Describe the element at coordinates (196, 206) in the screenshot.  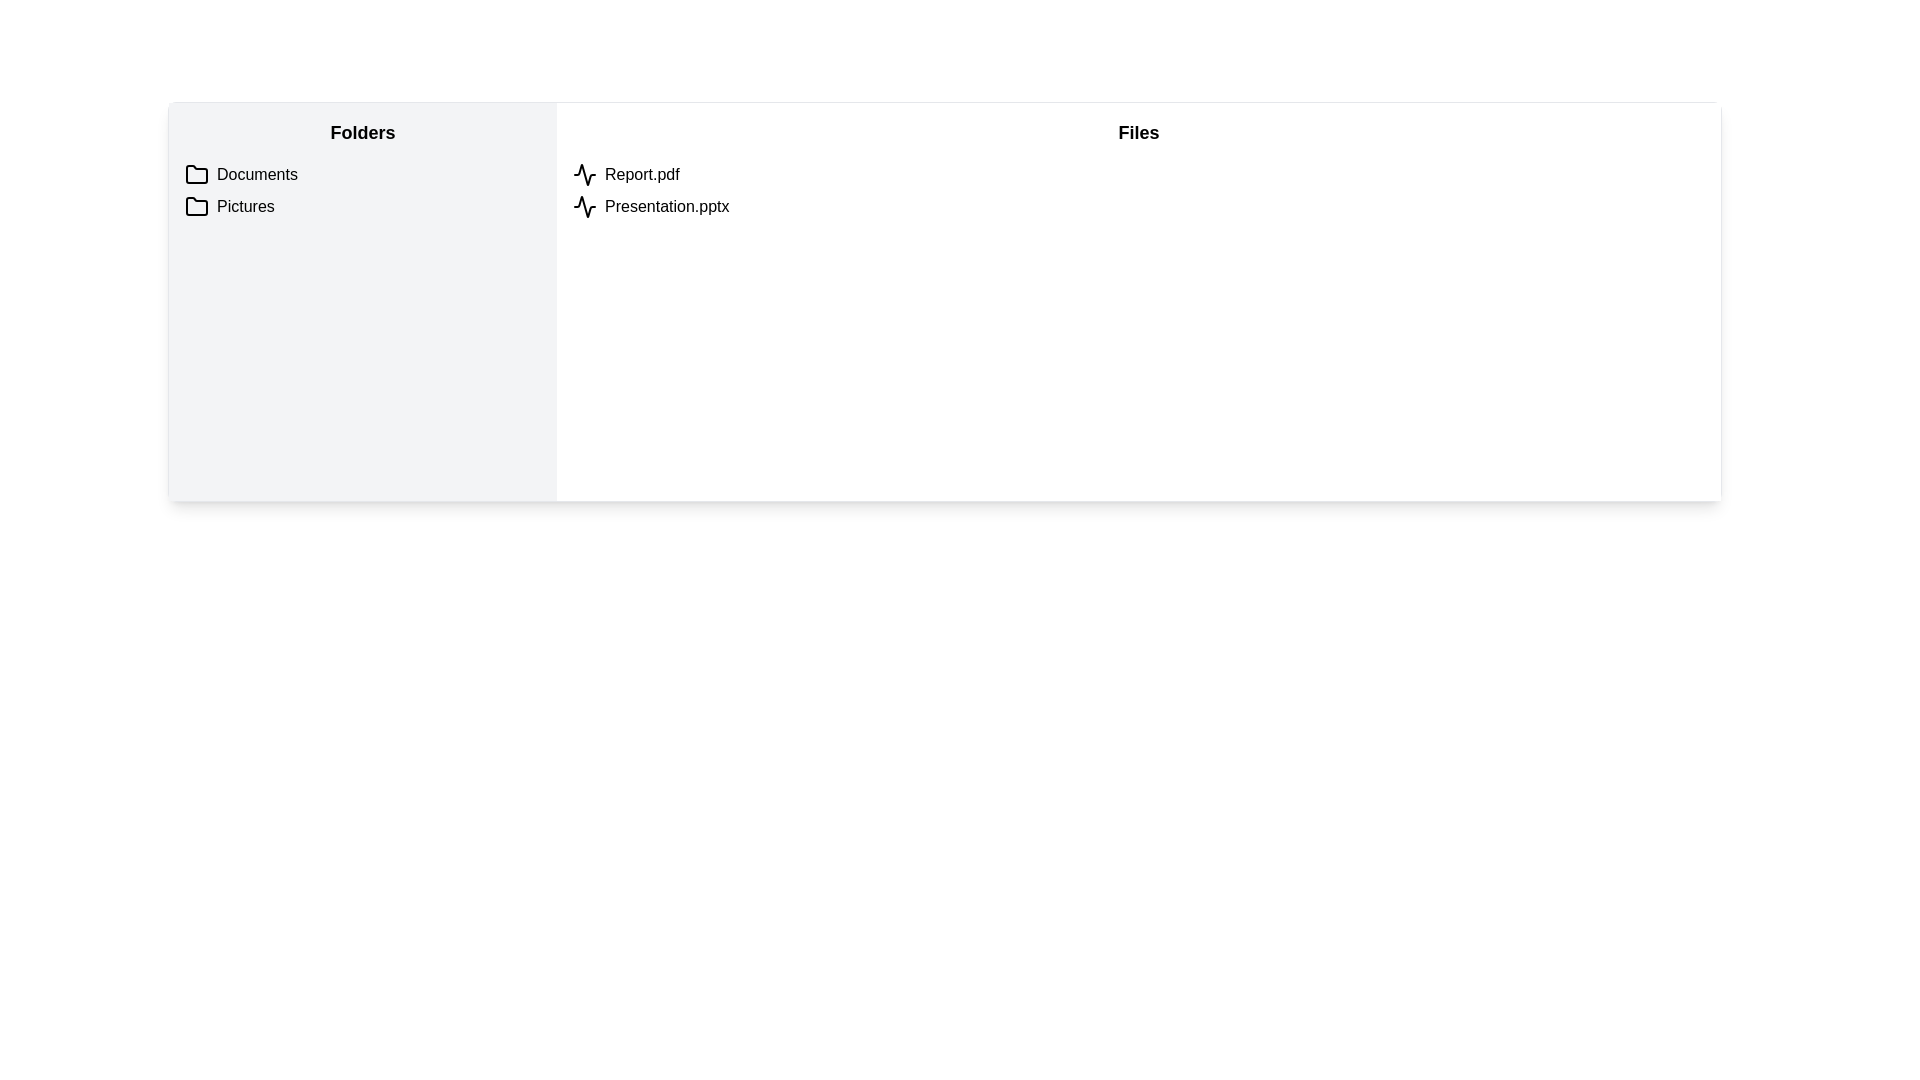
I see `the second folder icon under the 'Folders' section on the left side of the interface` at that location.